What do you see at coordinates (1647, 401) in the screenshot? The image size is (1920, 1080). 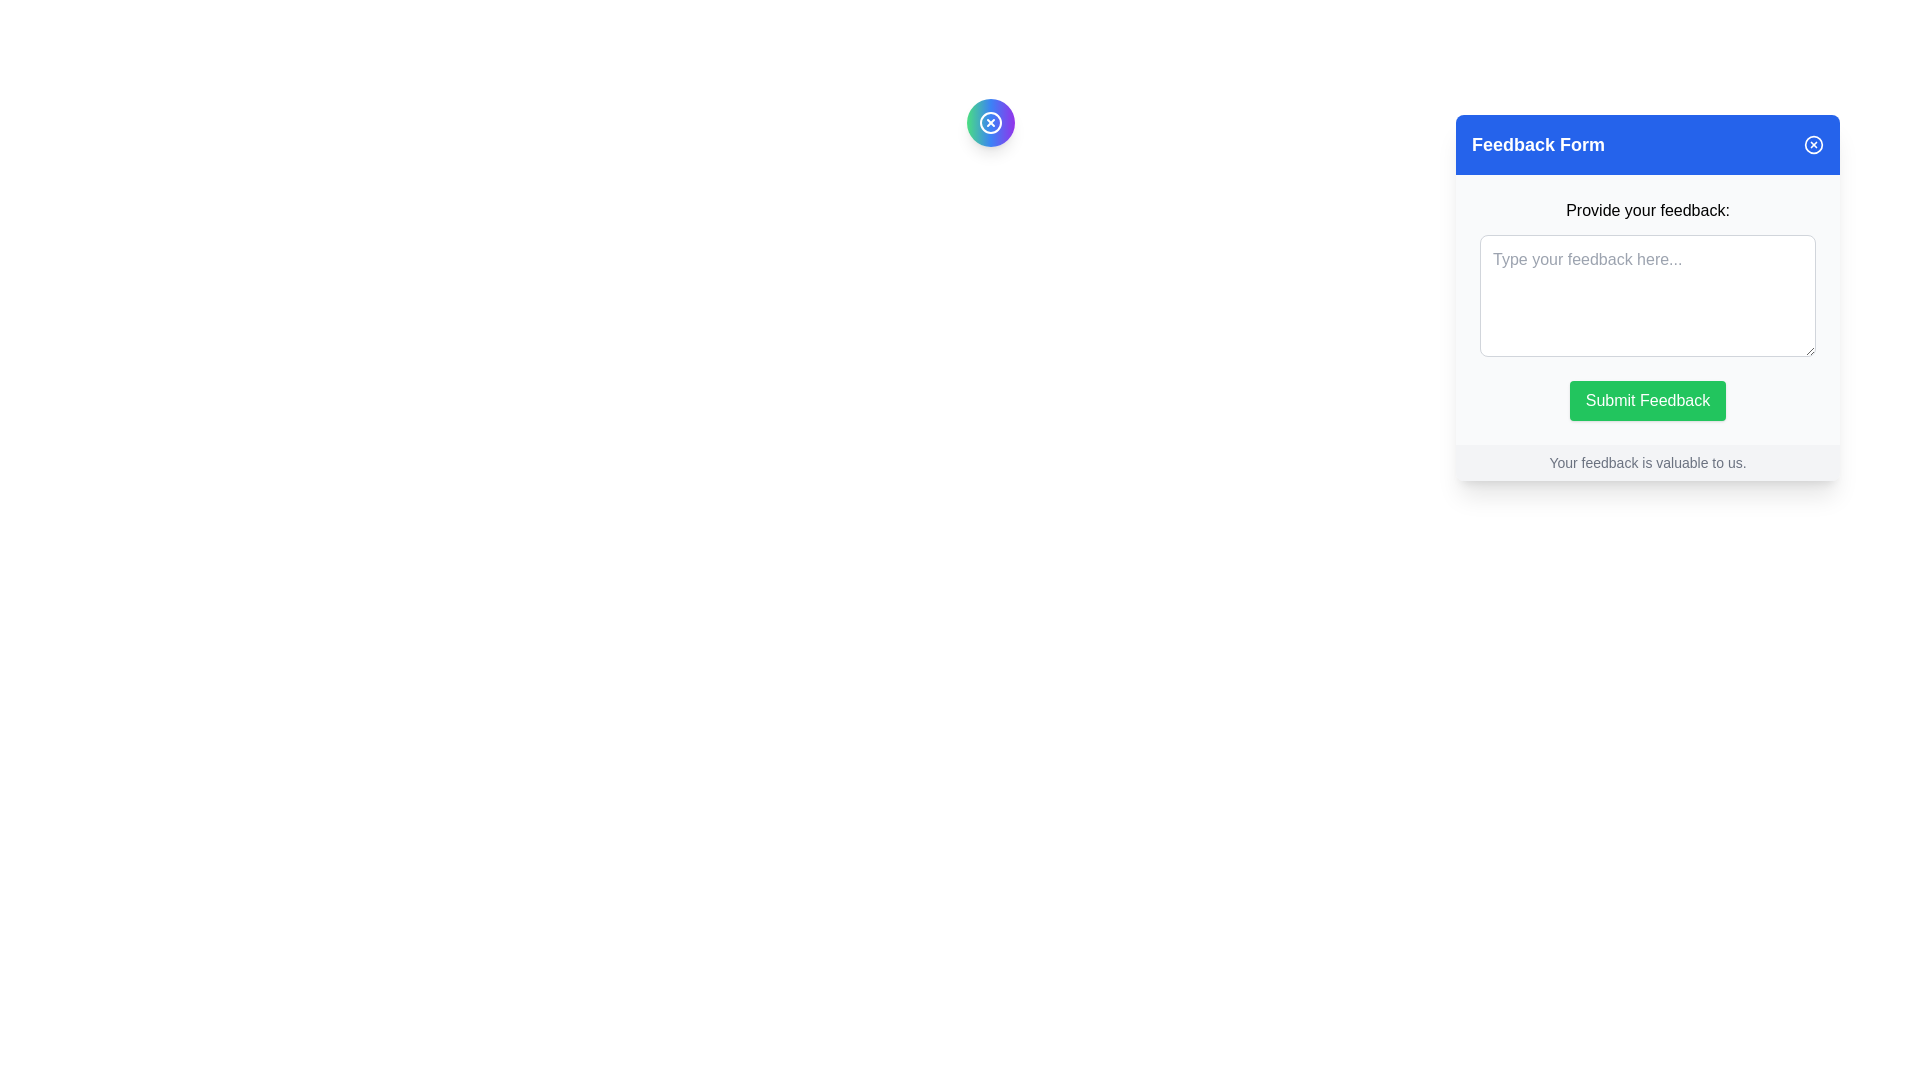 I see `the feedback submission button located at the bottom of the feedback form` at bounding box center [1647, 401].